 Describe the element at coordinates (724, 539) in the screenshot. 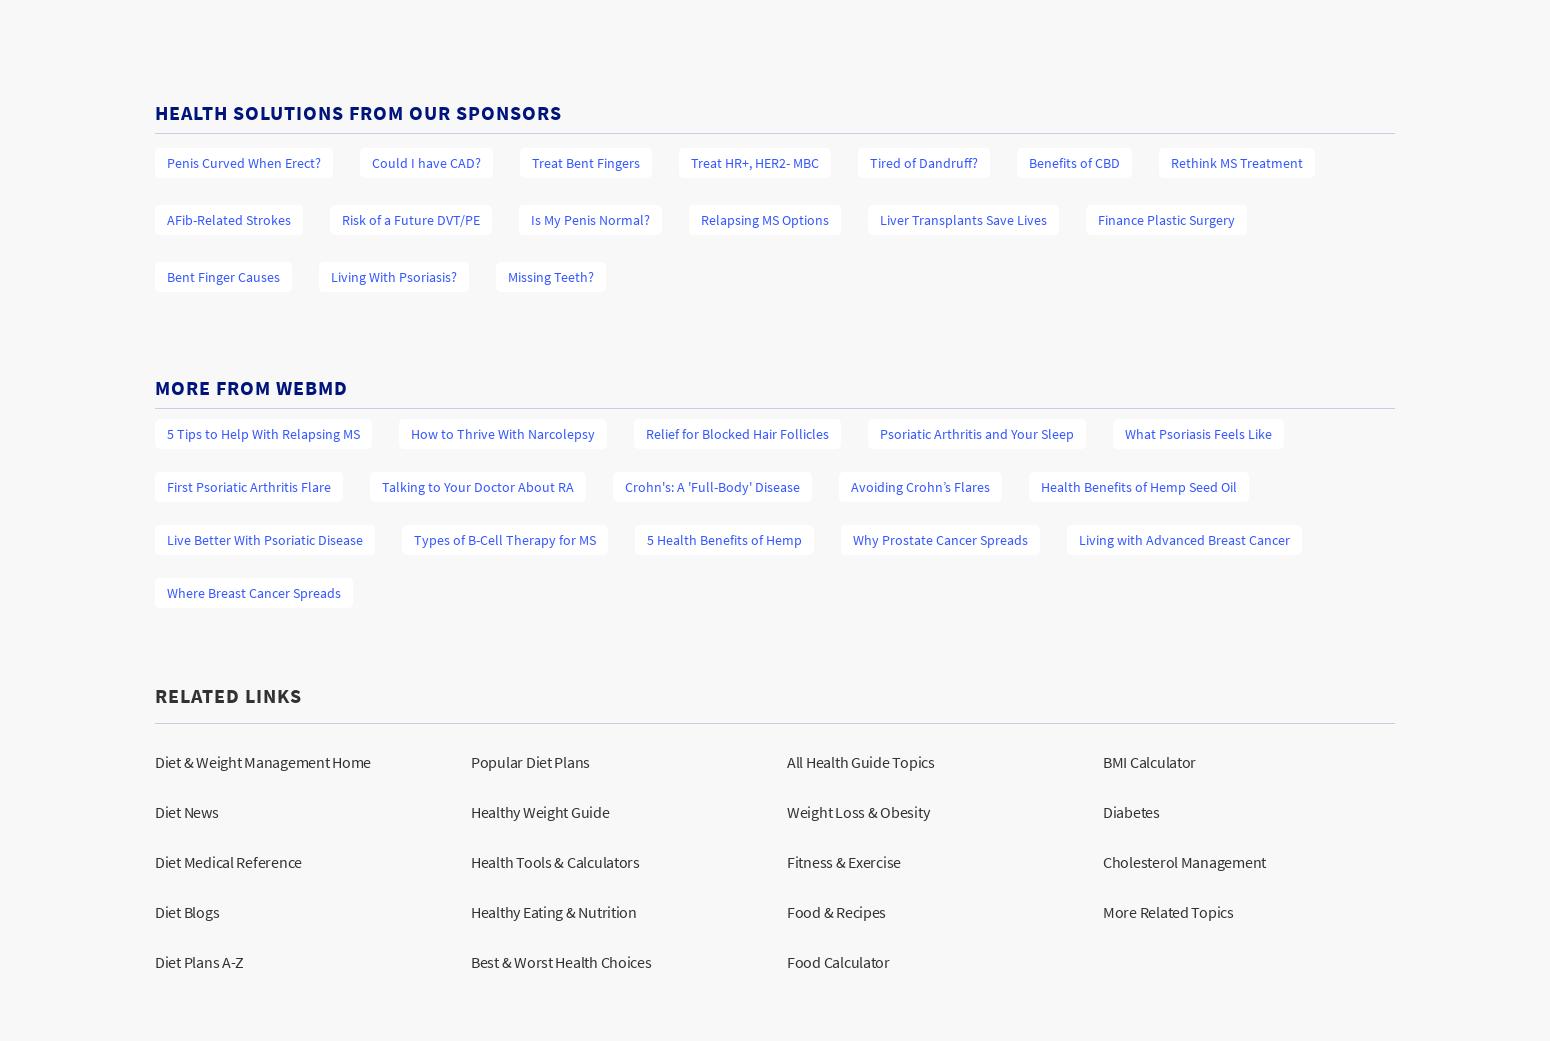

I see `'5 Health Benefits of Hemp'` at that location.